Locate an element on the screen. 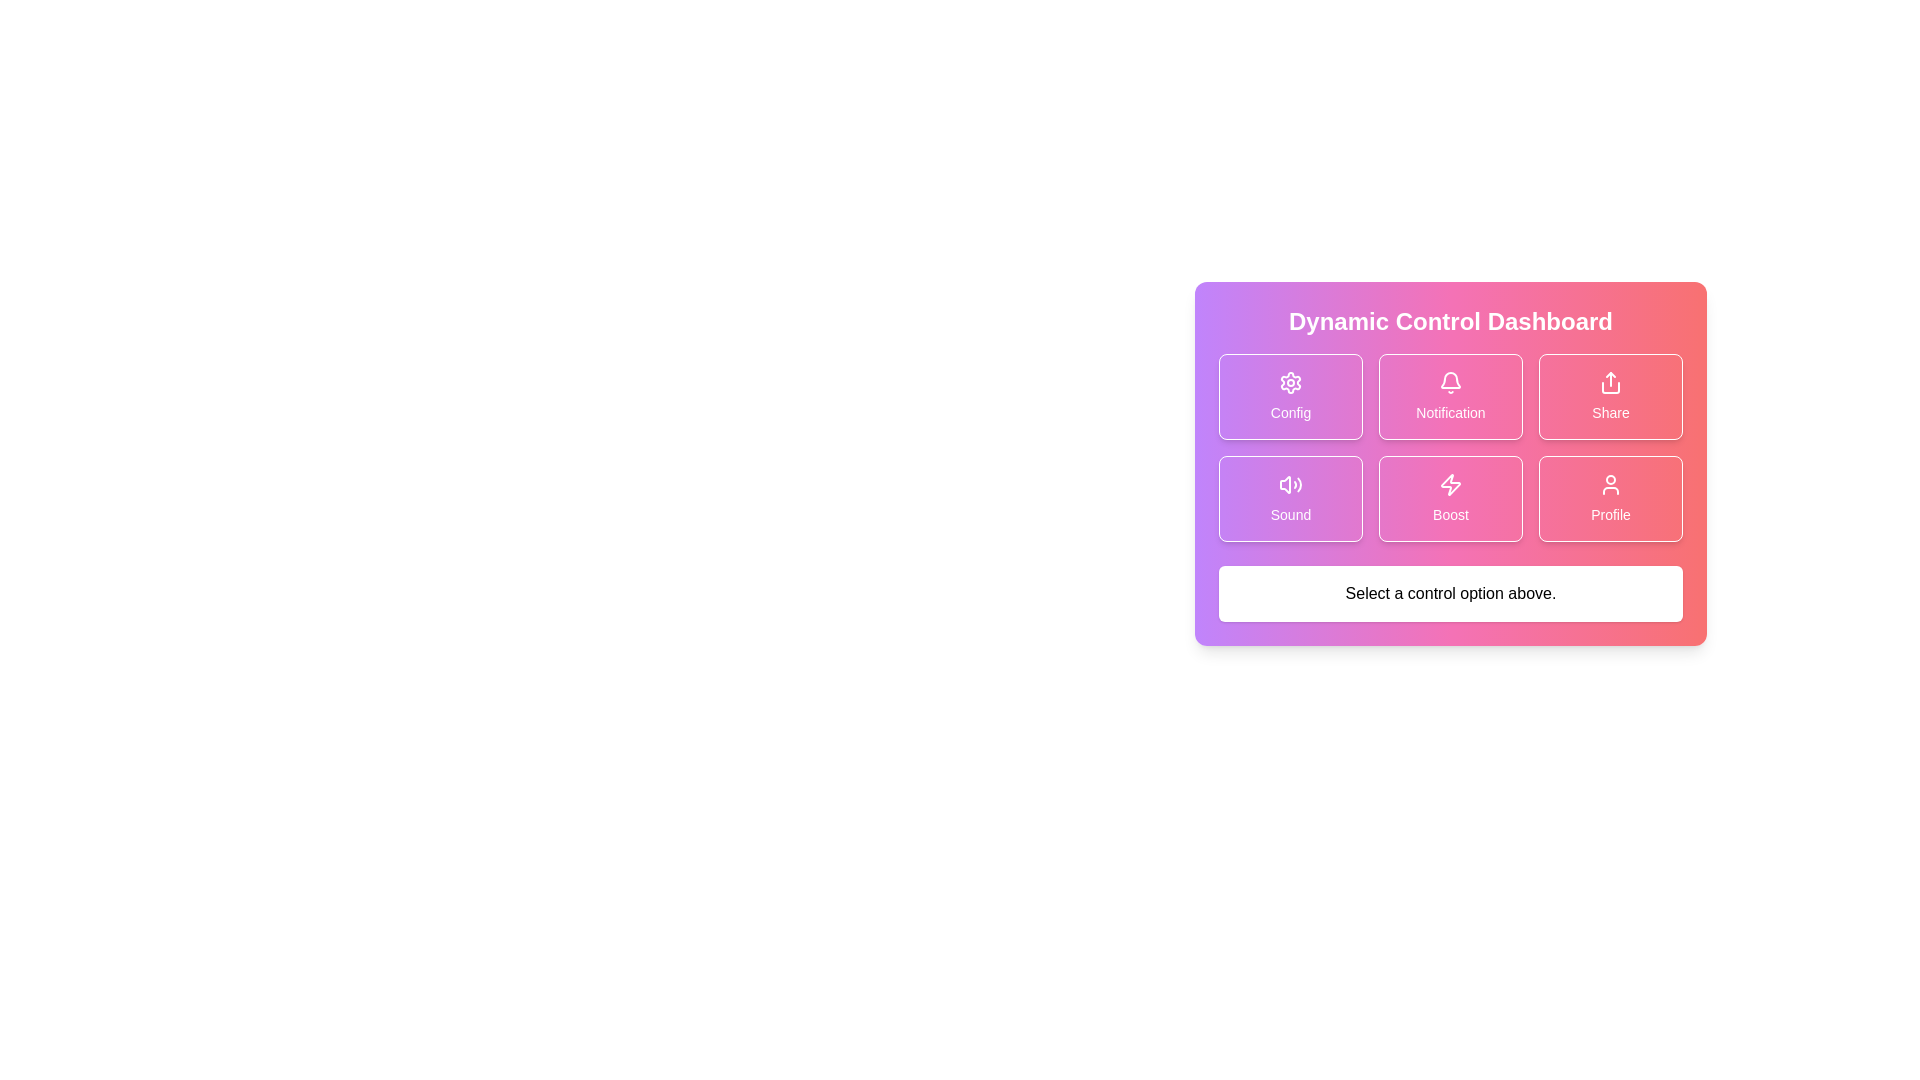  the 'Boost' button located at the bottom-center of the control dashboard to observe any hover effects is located at coordinates (1450, 497).